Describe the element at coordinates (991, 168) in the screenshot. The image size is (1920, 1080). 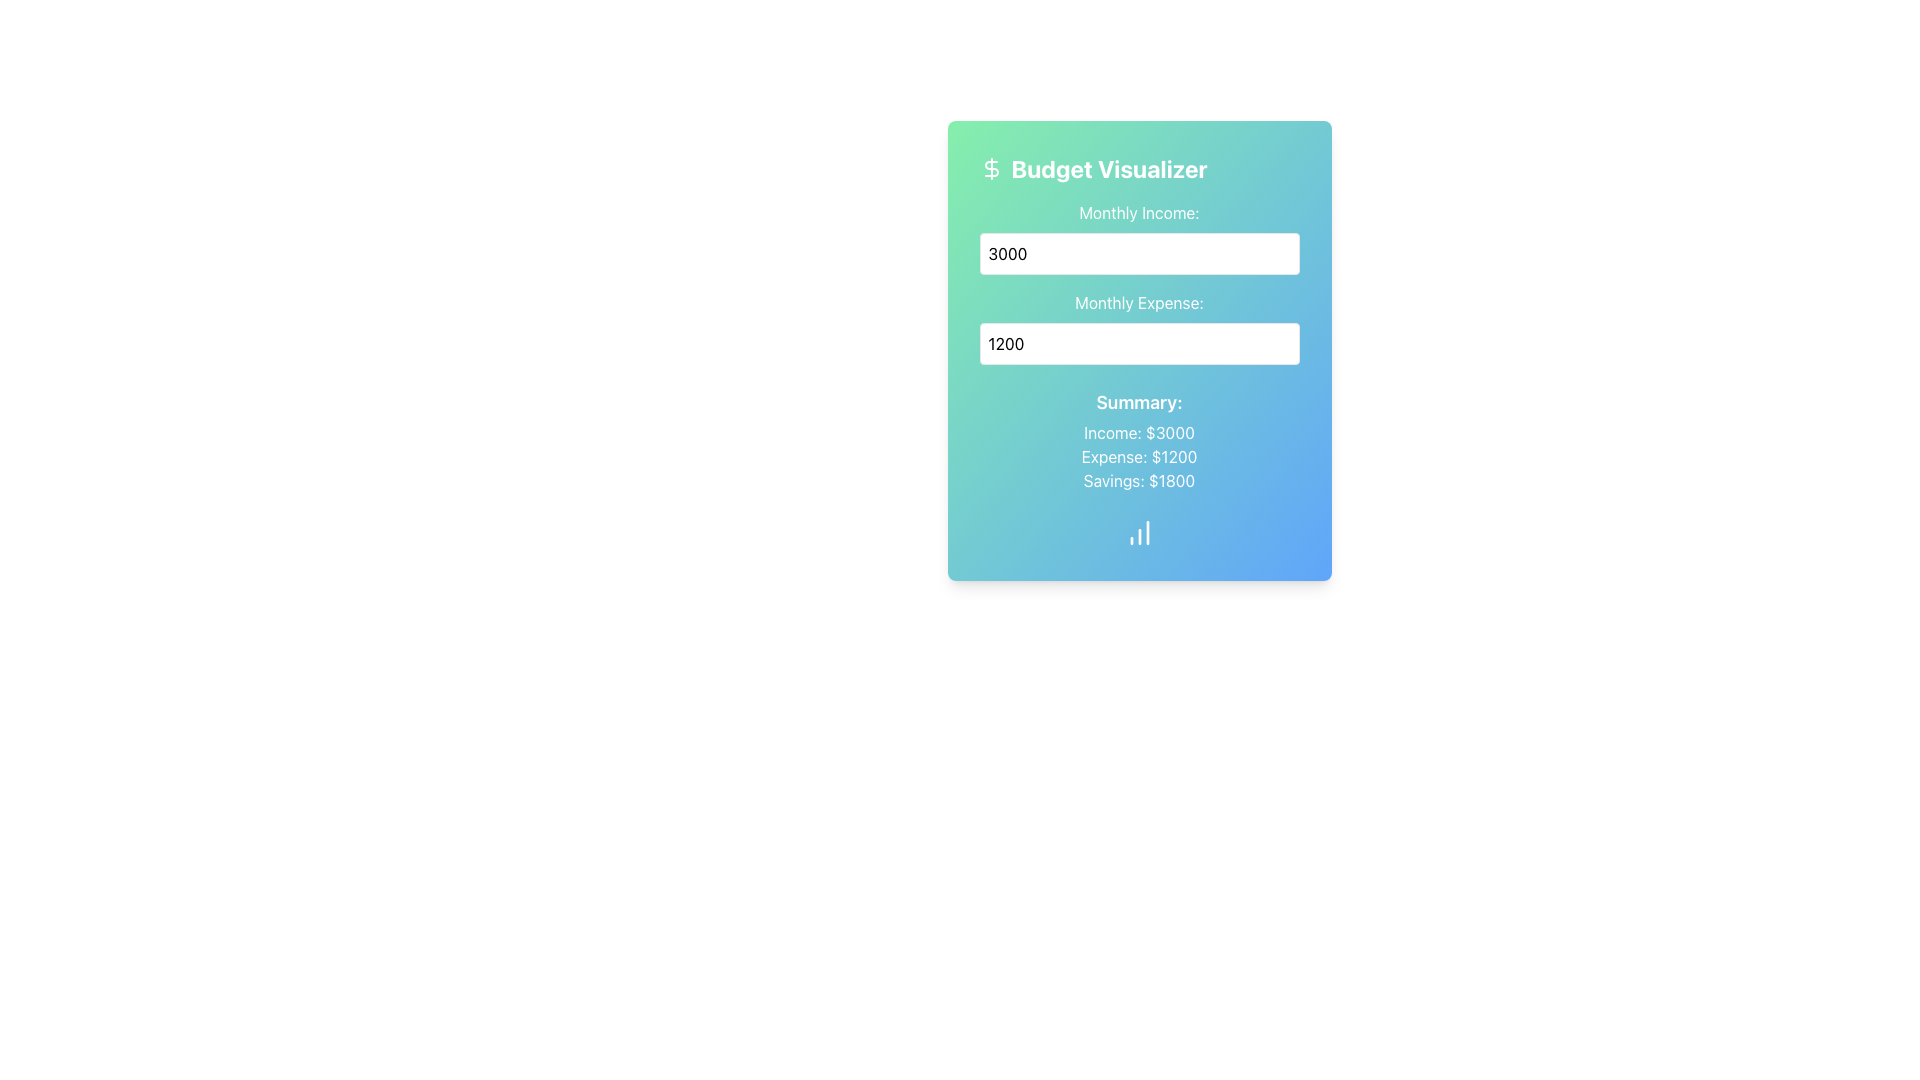
I see `the lower curved segment of the dollar sign icon in the SVG graphic, which is part of the 'Budget Visualizer' layout` at that location.